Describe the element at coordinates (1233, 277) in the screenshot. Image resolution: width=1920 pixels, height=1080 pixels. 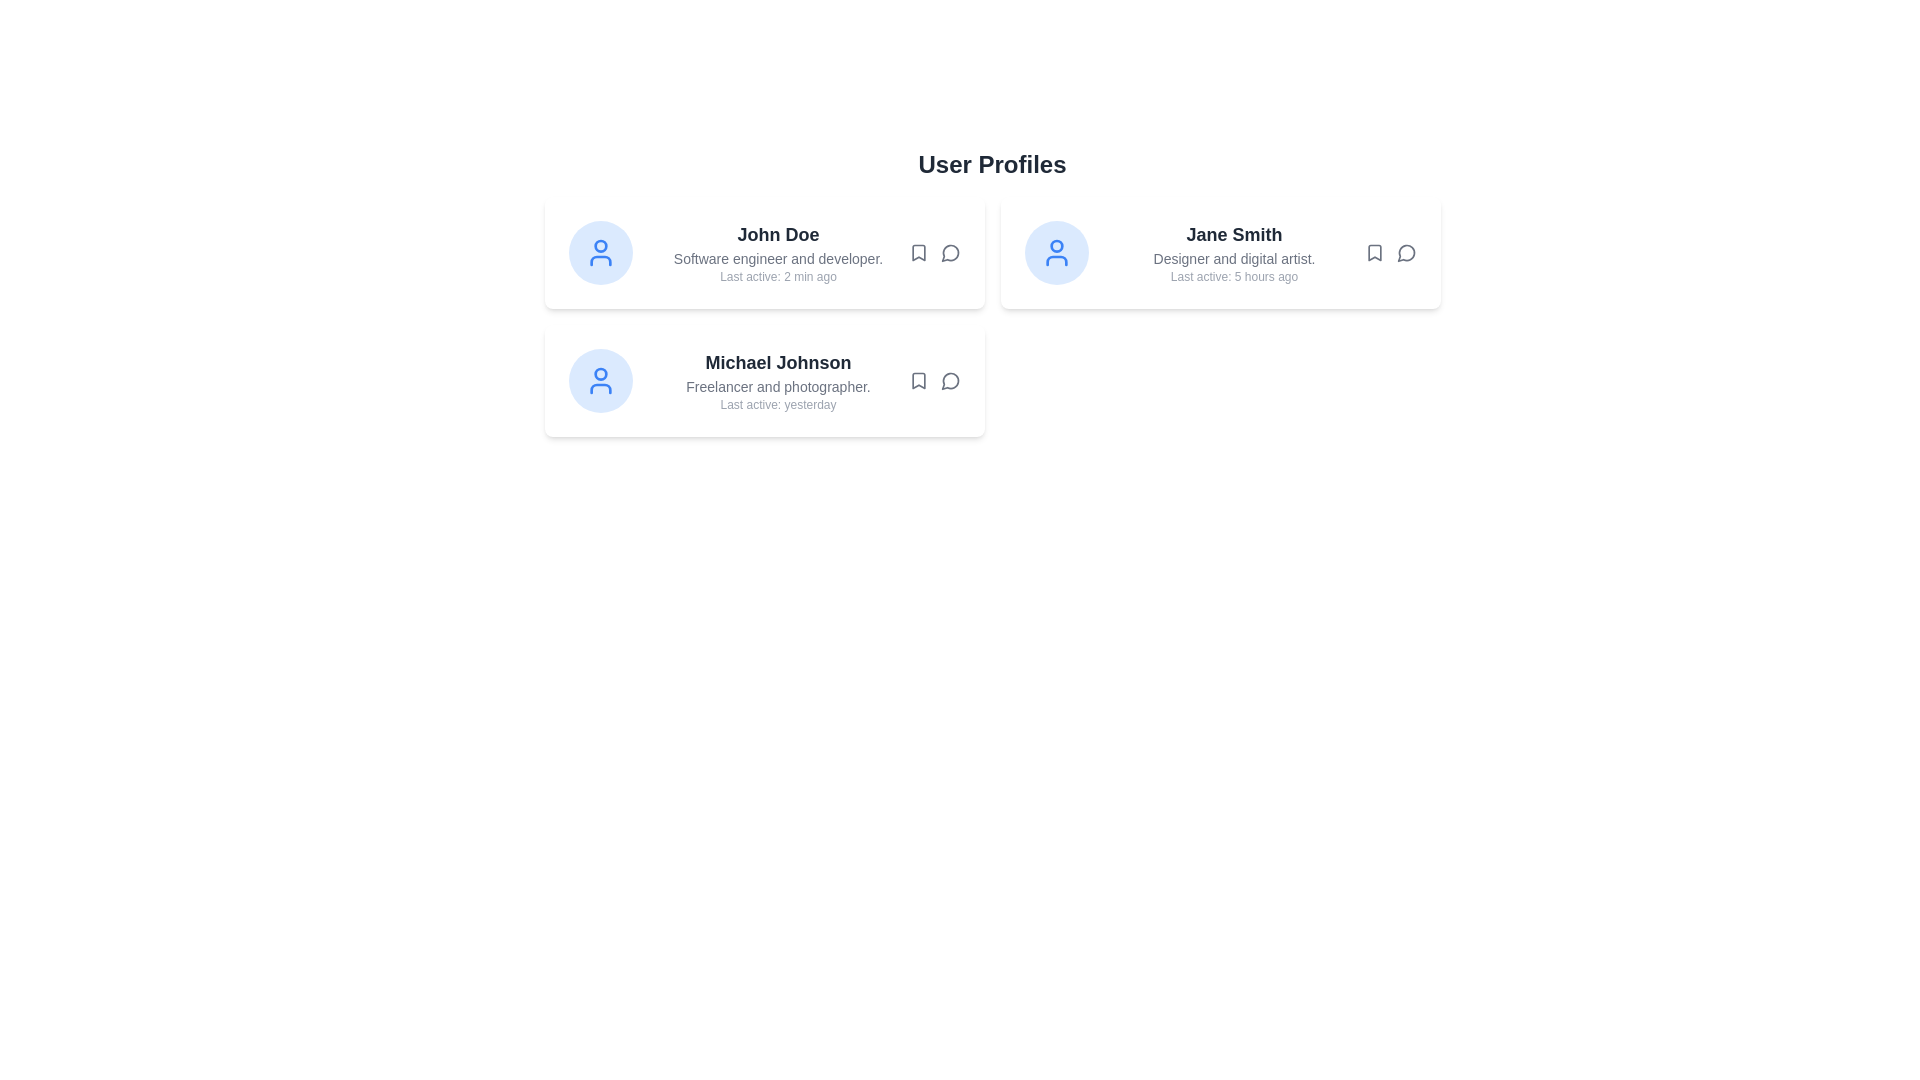
I see `the last activity time text element within Jane Smith's profile card, located below the description 'Designer and digital artist.'` at that location.